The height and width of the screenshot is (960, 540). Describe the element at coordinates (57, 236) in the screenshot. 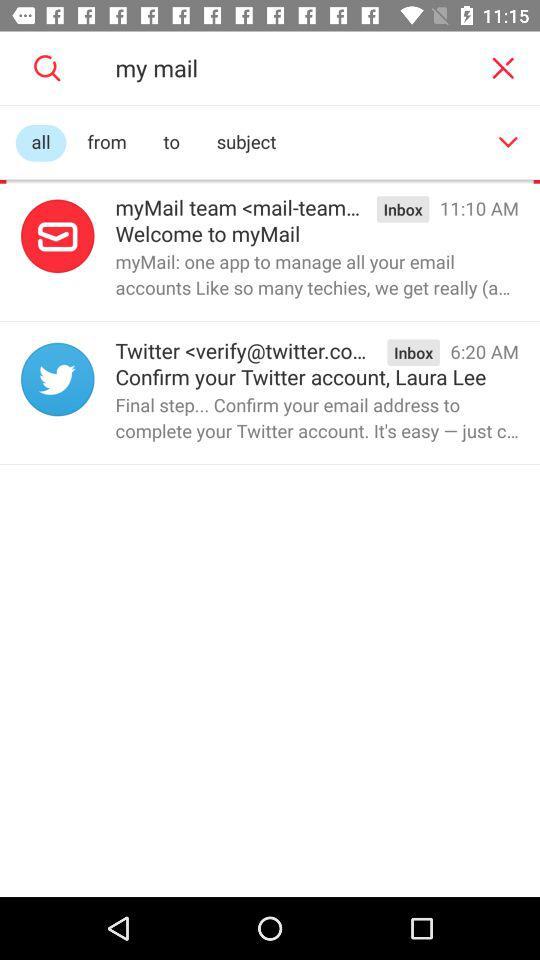

I see `open message` at that location.